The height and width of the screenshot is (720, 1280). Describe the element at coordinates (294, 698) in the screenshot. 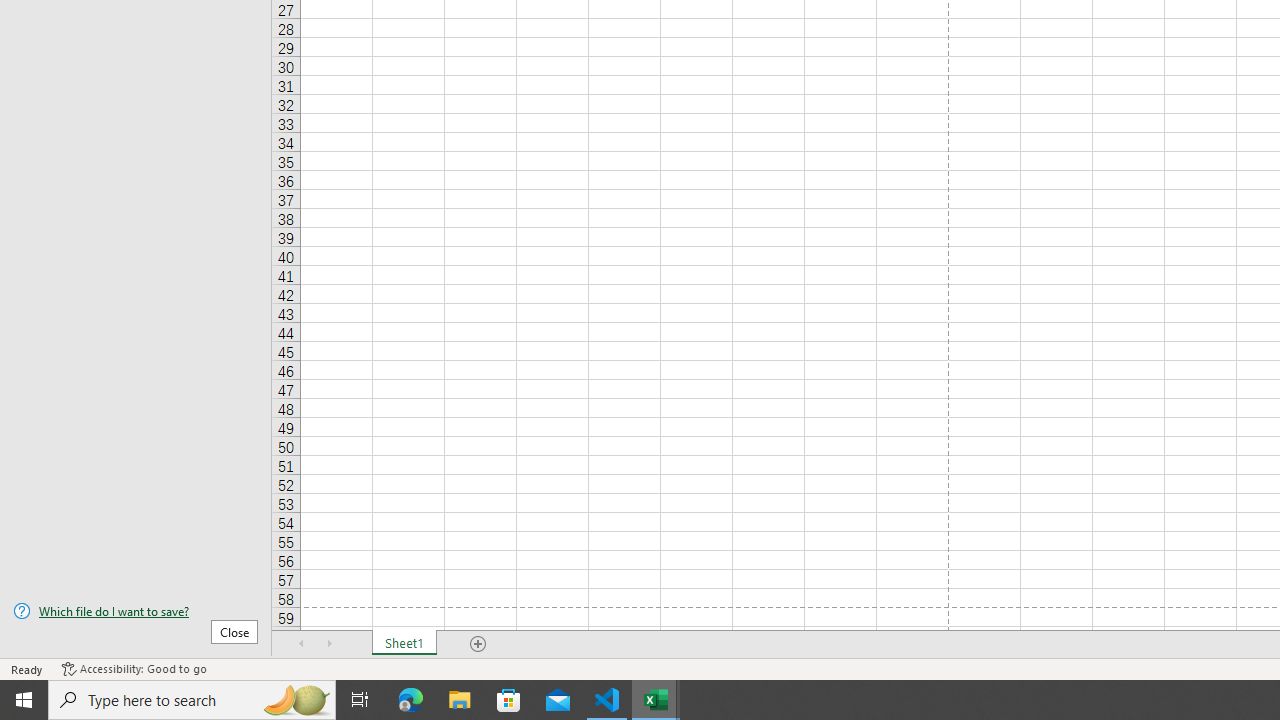

I see `'Search highlights icon opens search home window'` at that location.